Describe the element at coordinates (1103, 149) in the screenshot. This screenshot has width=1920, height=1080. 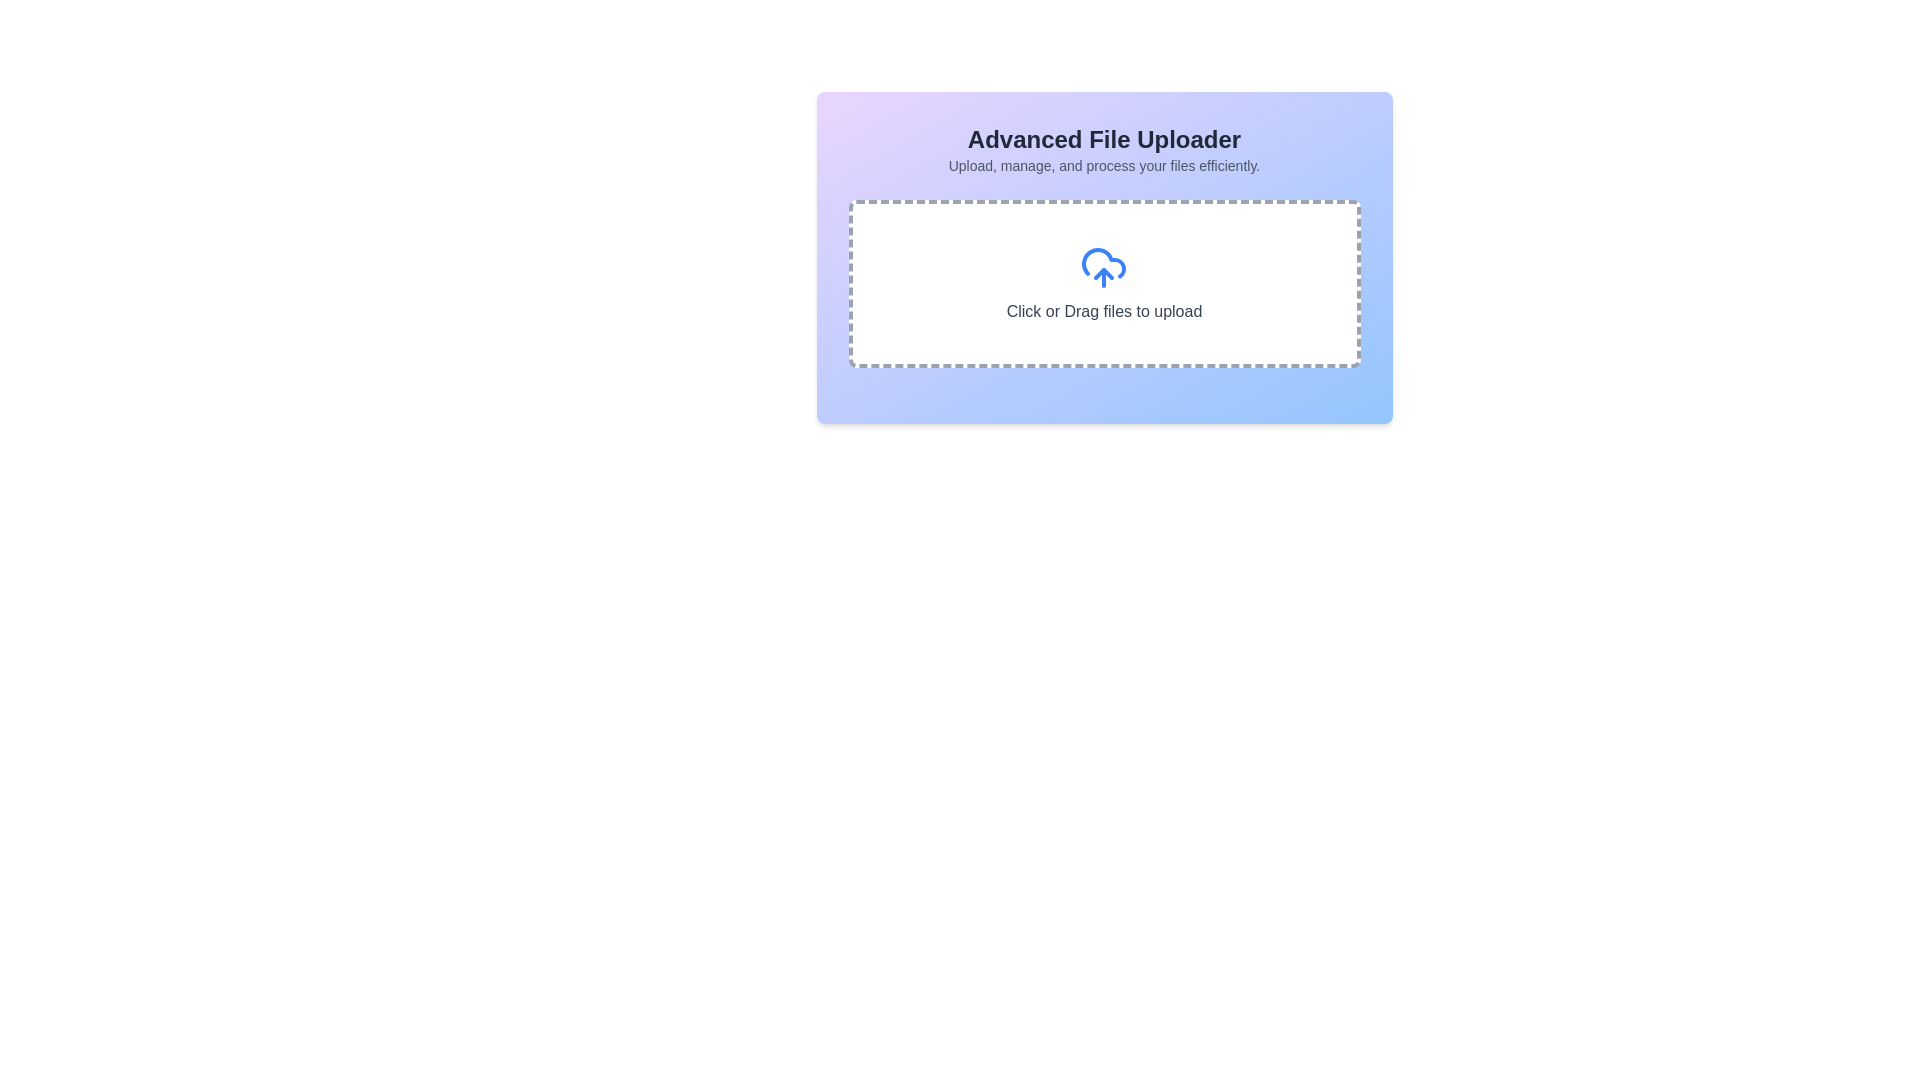
I see `the 'Advanced File Uploader' title and description element to focus on it` at that location.